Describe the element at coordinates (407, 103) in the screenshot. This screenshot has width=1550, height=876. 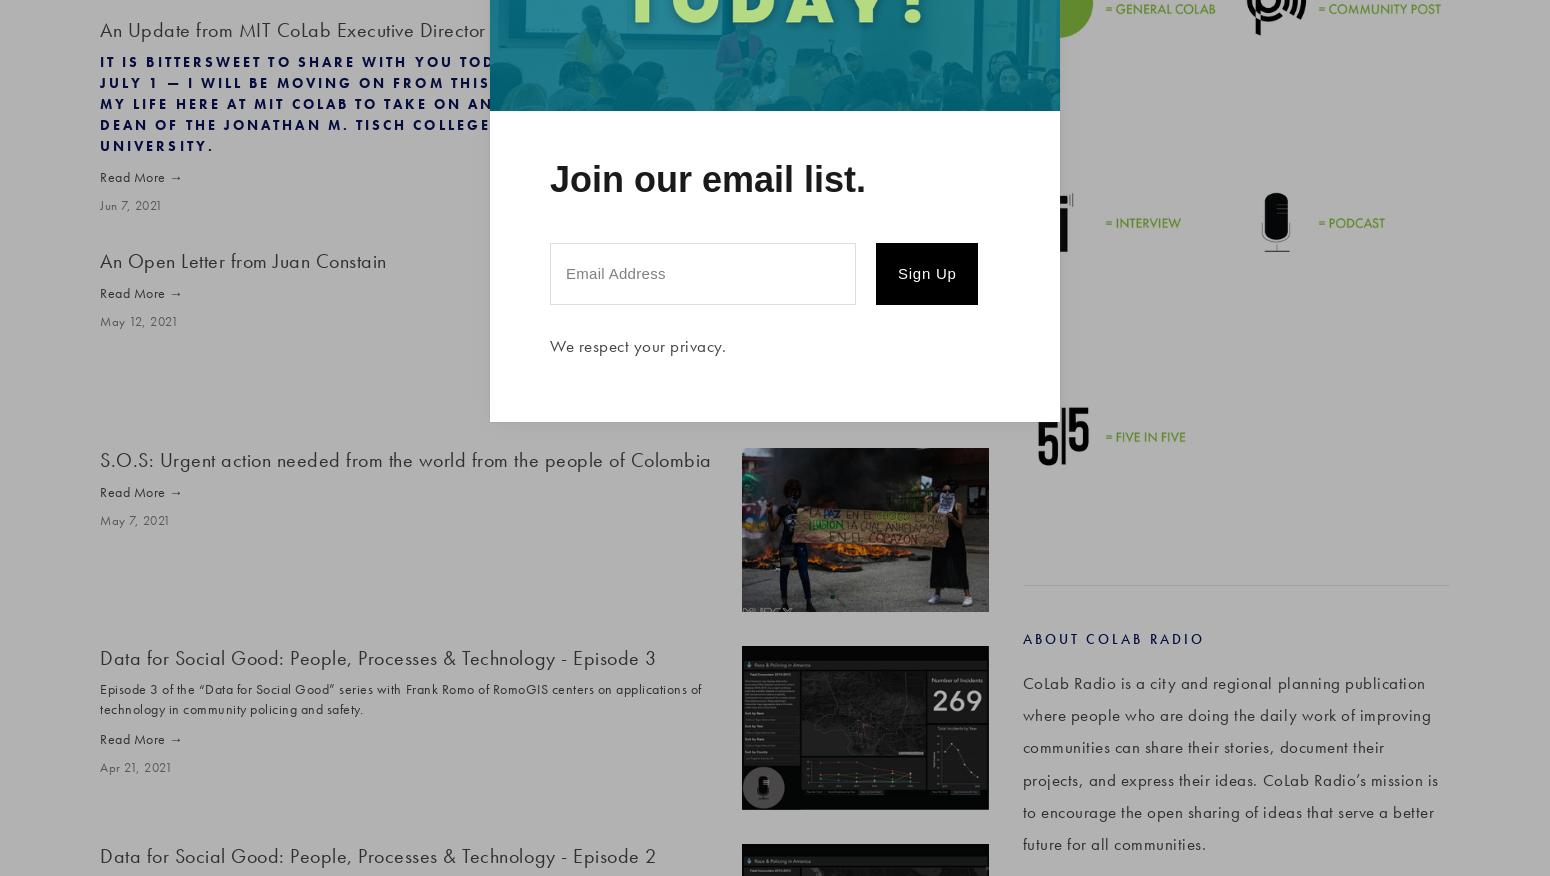
I see `'It is bittersweet to share with you today that — effective July 1 — I will be moving on from this incredible chapter of my life here at MIT CoLab to take on an exciting new role as Dean of the Jonathan M. Tisch College of Civic Life at Tufts University.'` at that location.